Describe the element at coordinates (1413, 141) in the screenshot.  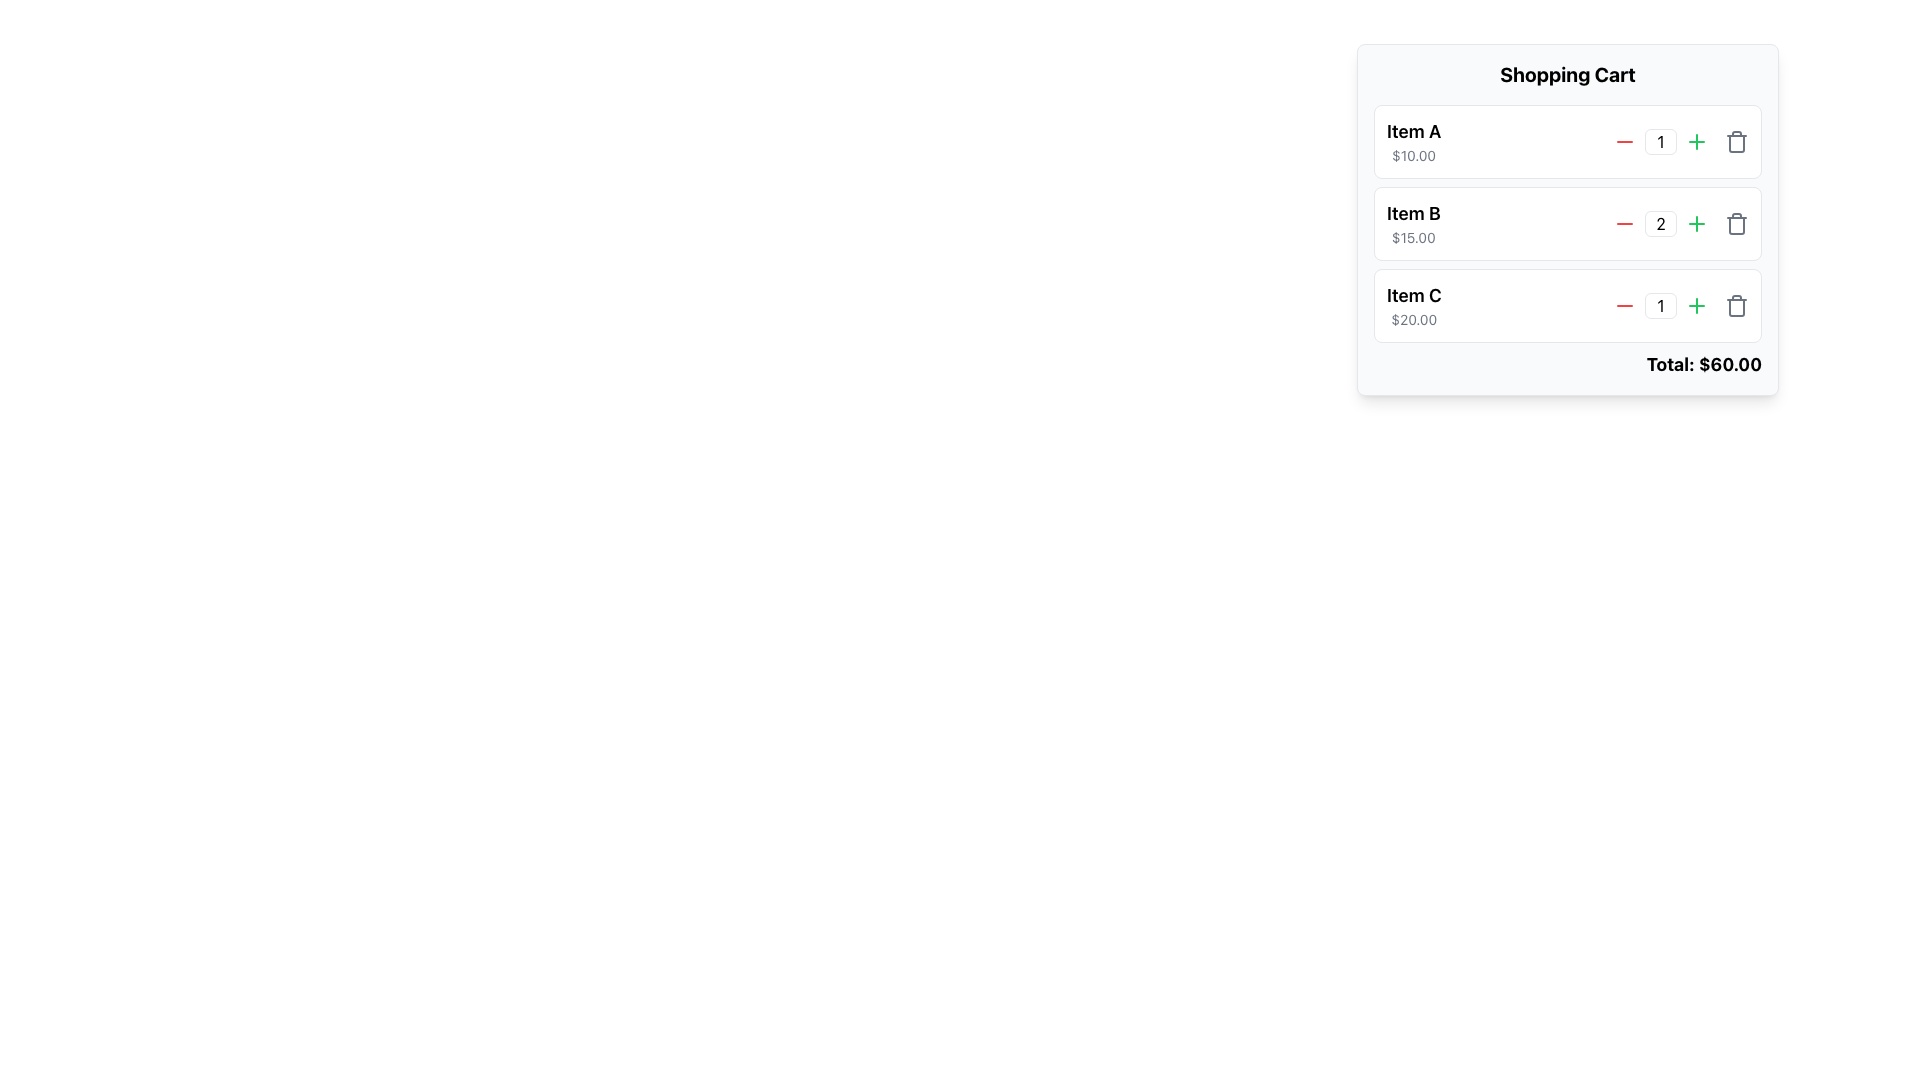
I see `the Text Display element that shows 'Item A' and its price '$10.00' in the shopping cart widget` at that location.